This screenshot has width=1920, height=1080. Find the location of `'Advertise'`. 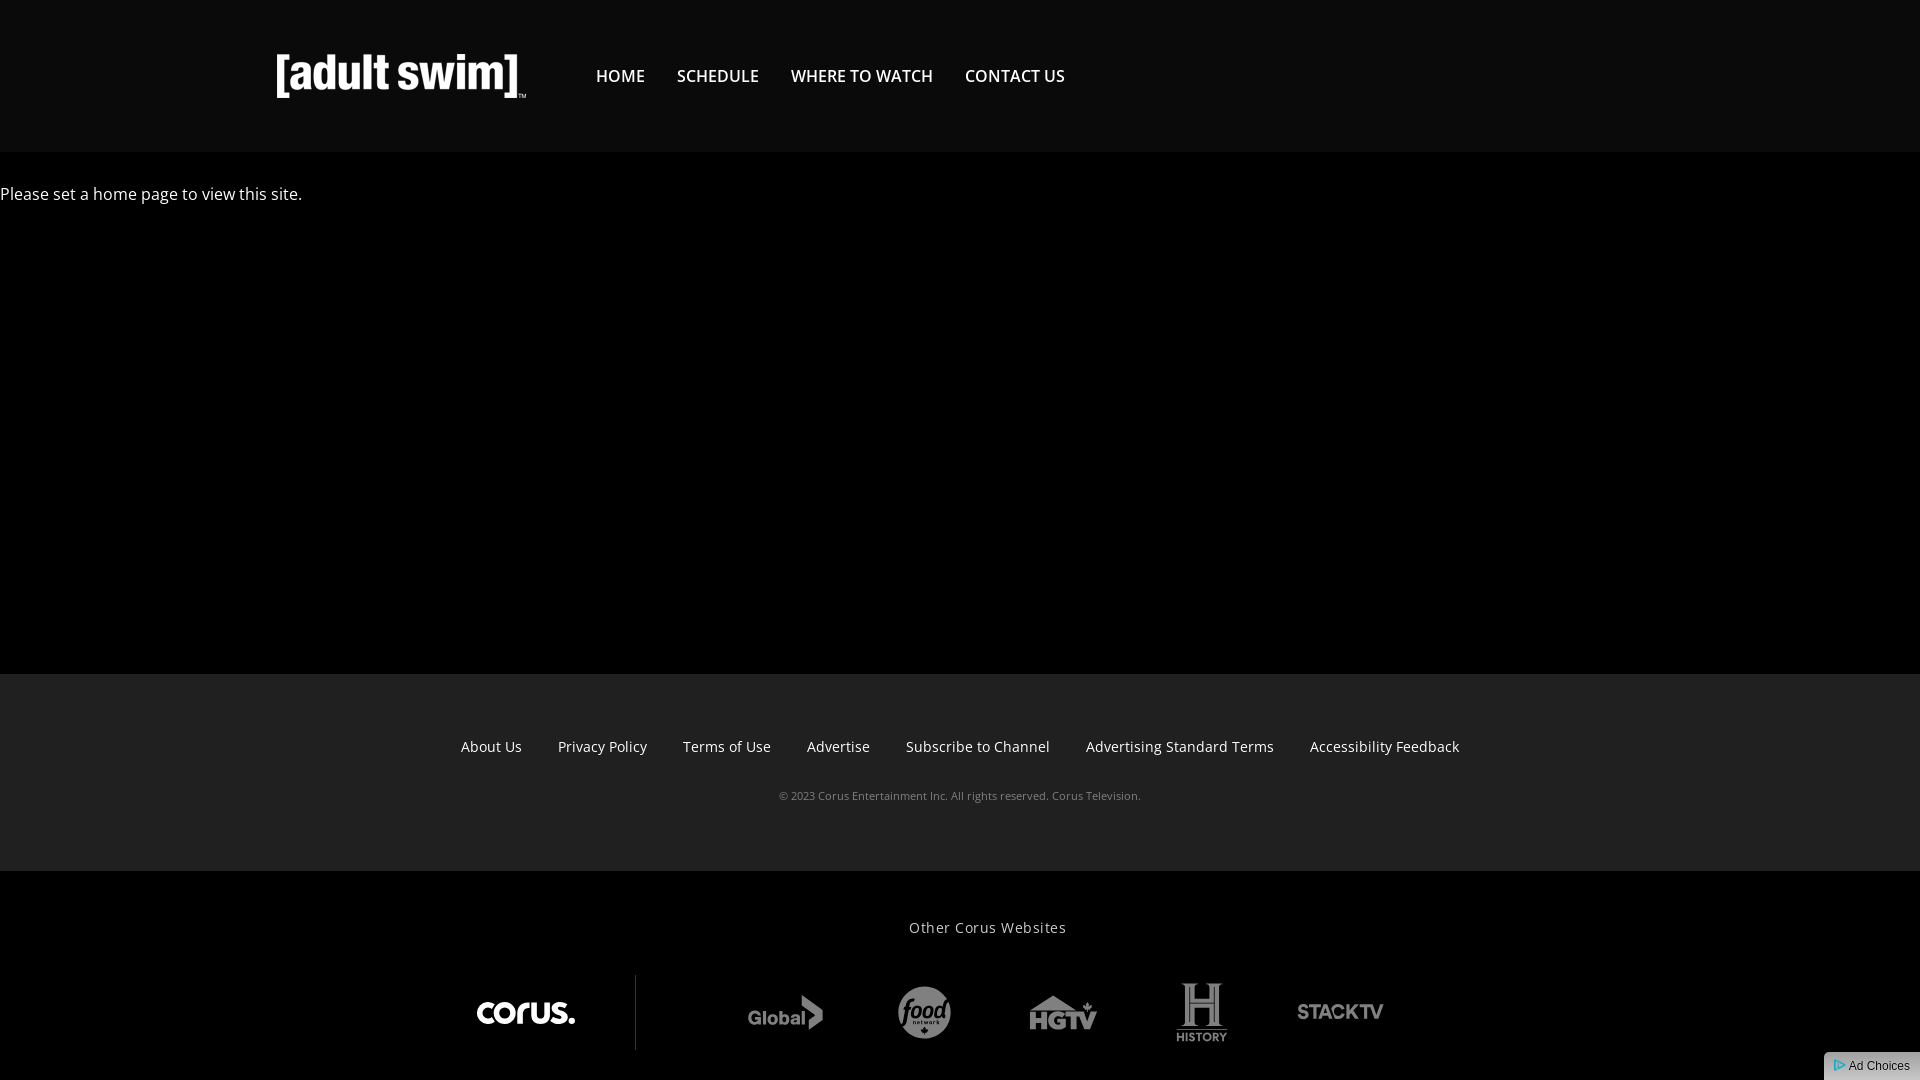

'Advertise' is located at coordinates (838, 745).